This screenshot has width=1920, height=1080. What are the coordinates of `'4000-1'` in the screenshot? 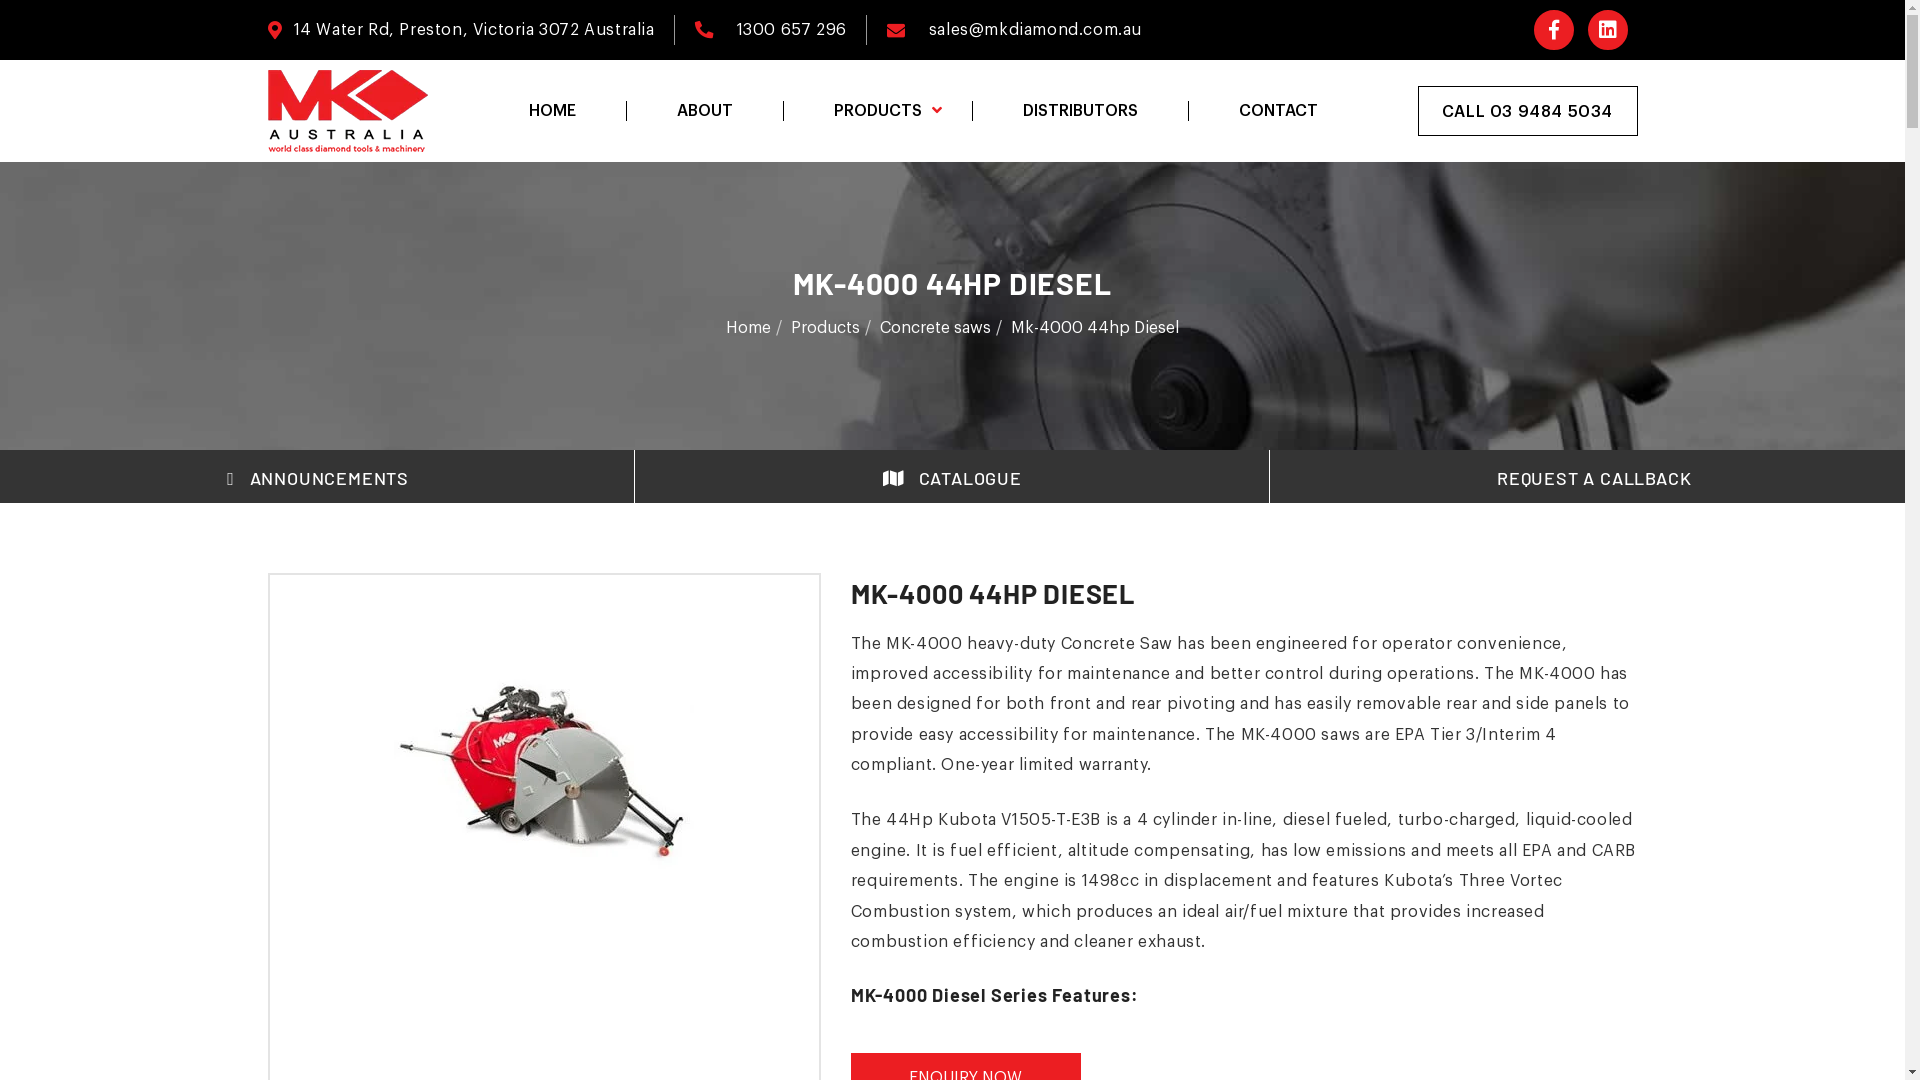 It's located at (393, 766).